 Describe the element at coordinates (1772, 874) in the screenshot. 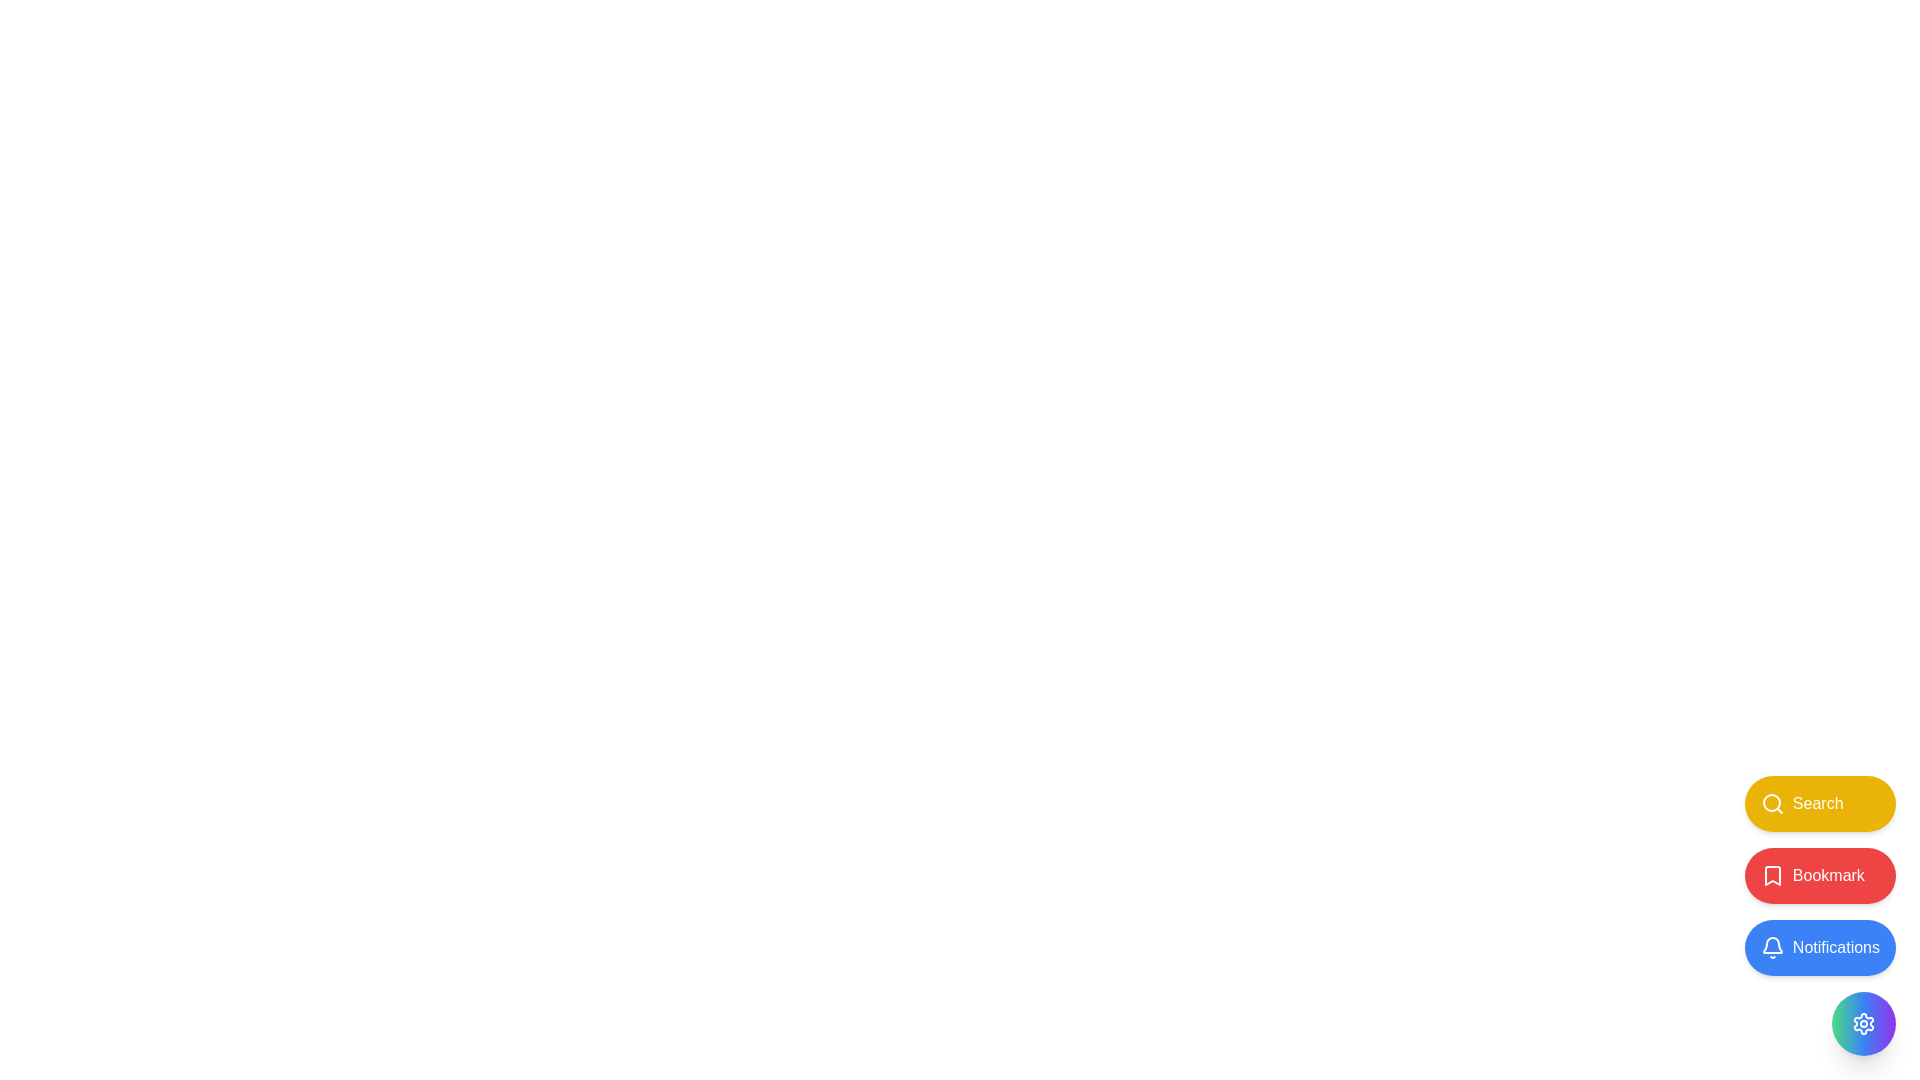

I see `the 'Bookmark' button, which is a circular button in the second position of a vertical menu` at that location.